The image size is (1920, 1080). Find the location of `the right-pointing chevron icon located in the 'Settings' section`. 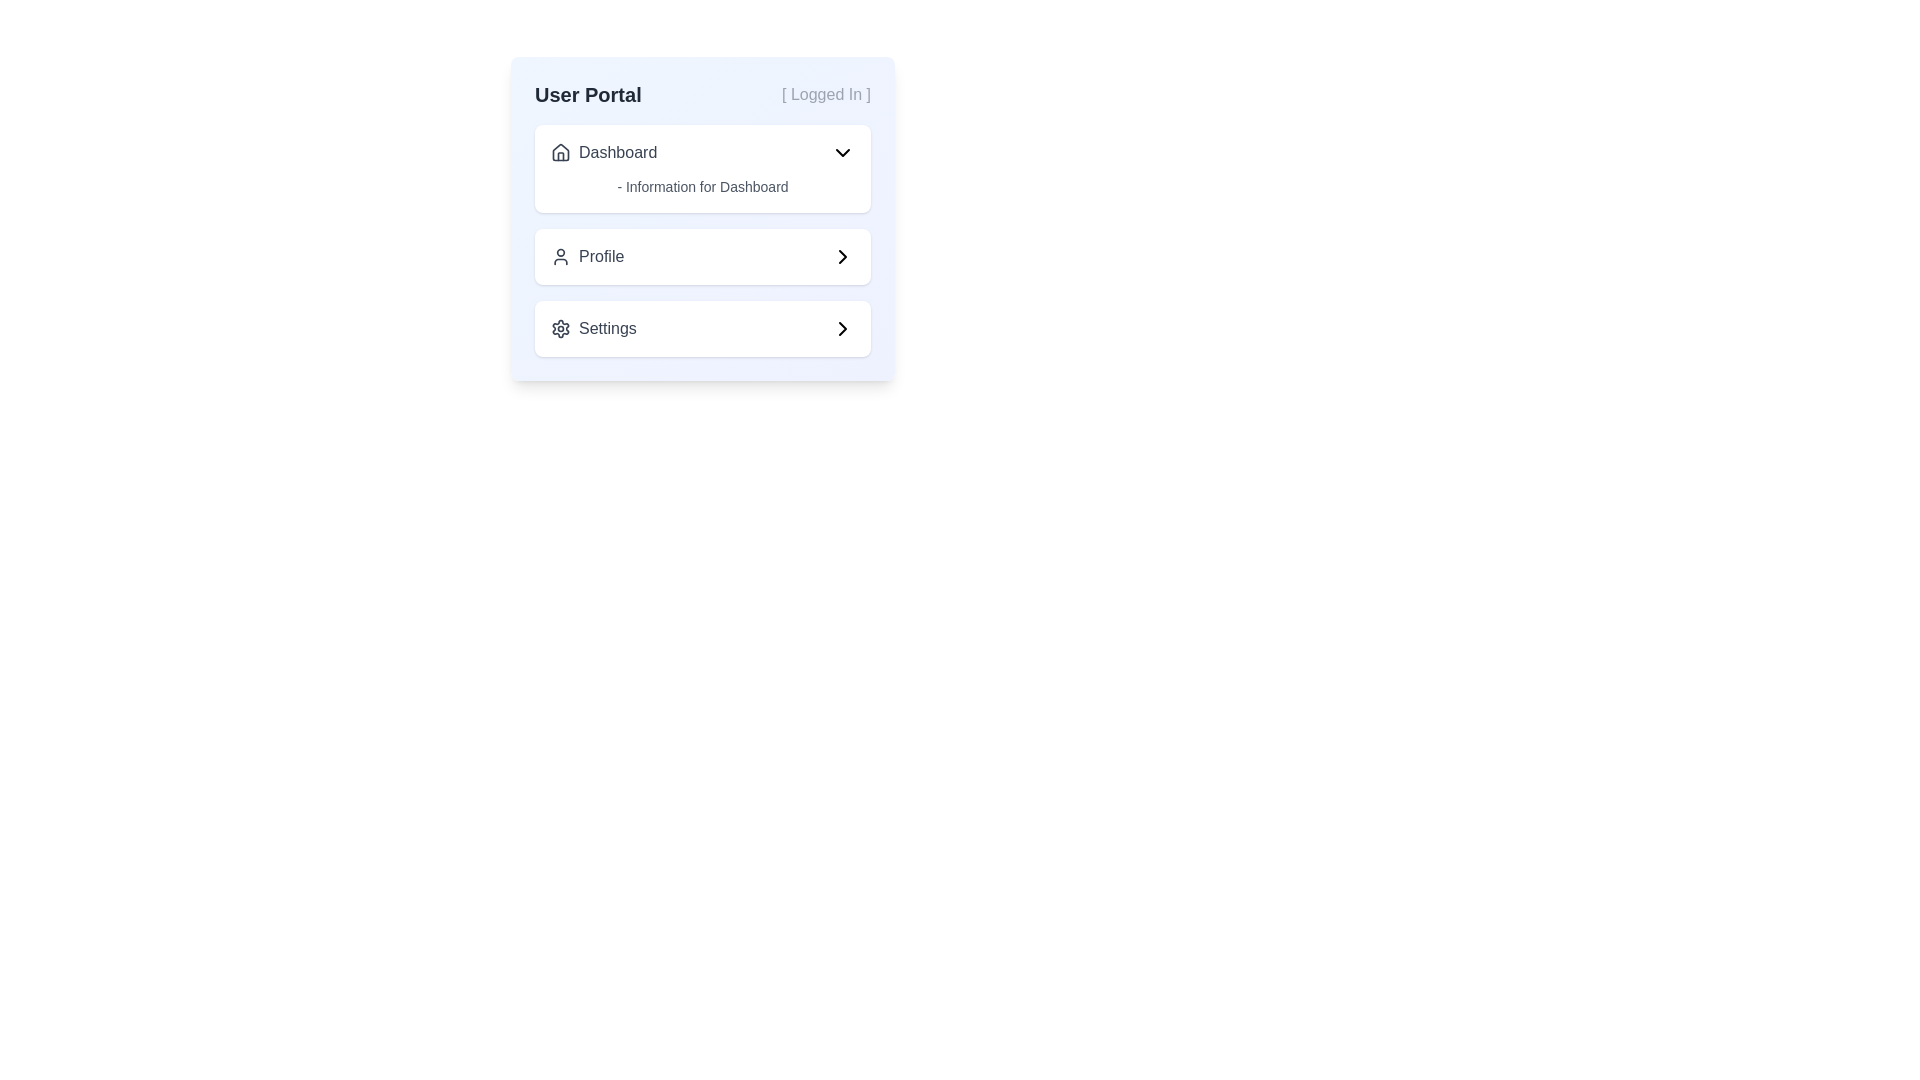

the right-pointing chevron icon located in the 'Settings' section is located at coordinates (843, 327).